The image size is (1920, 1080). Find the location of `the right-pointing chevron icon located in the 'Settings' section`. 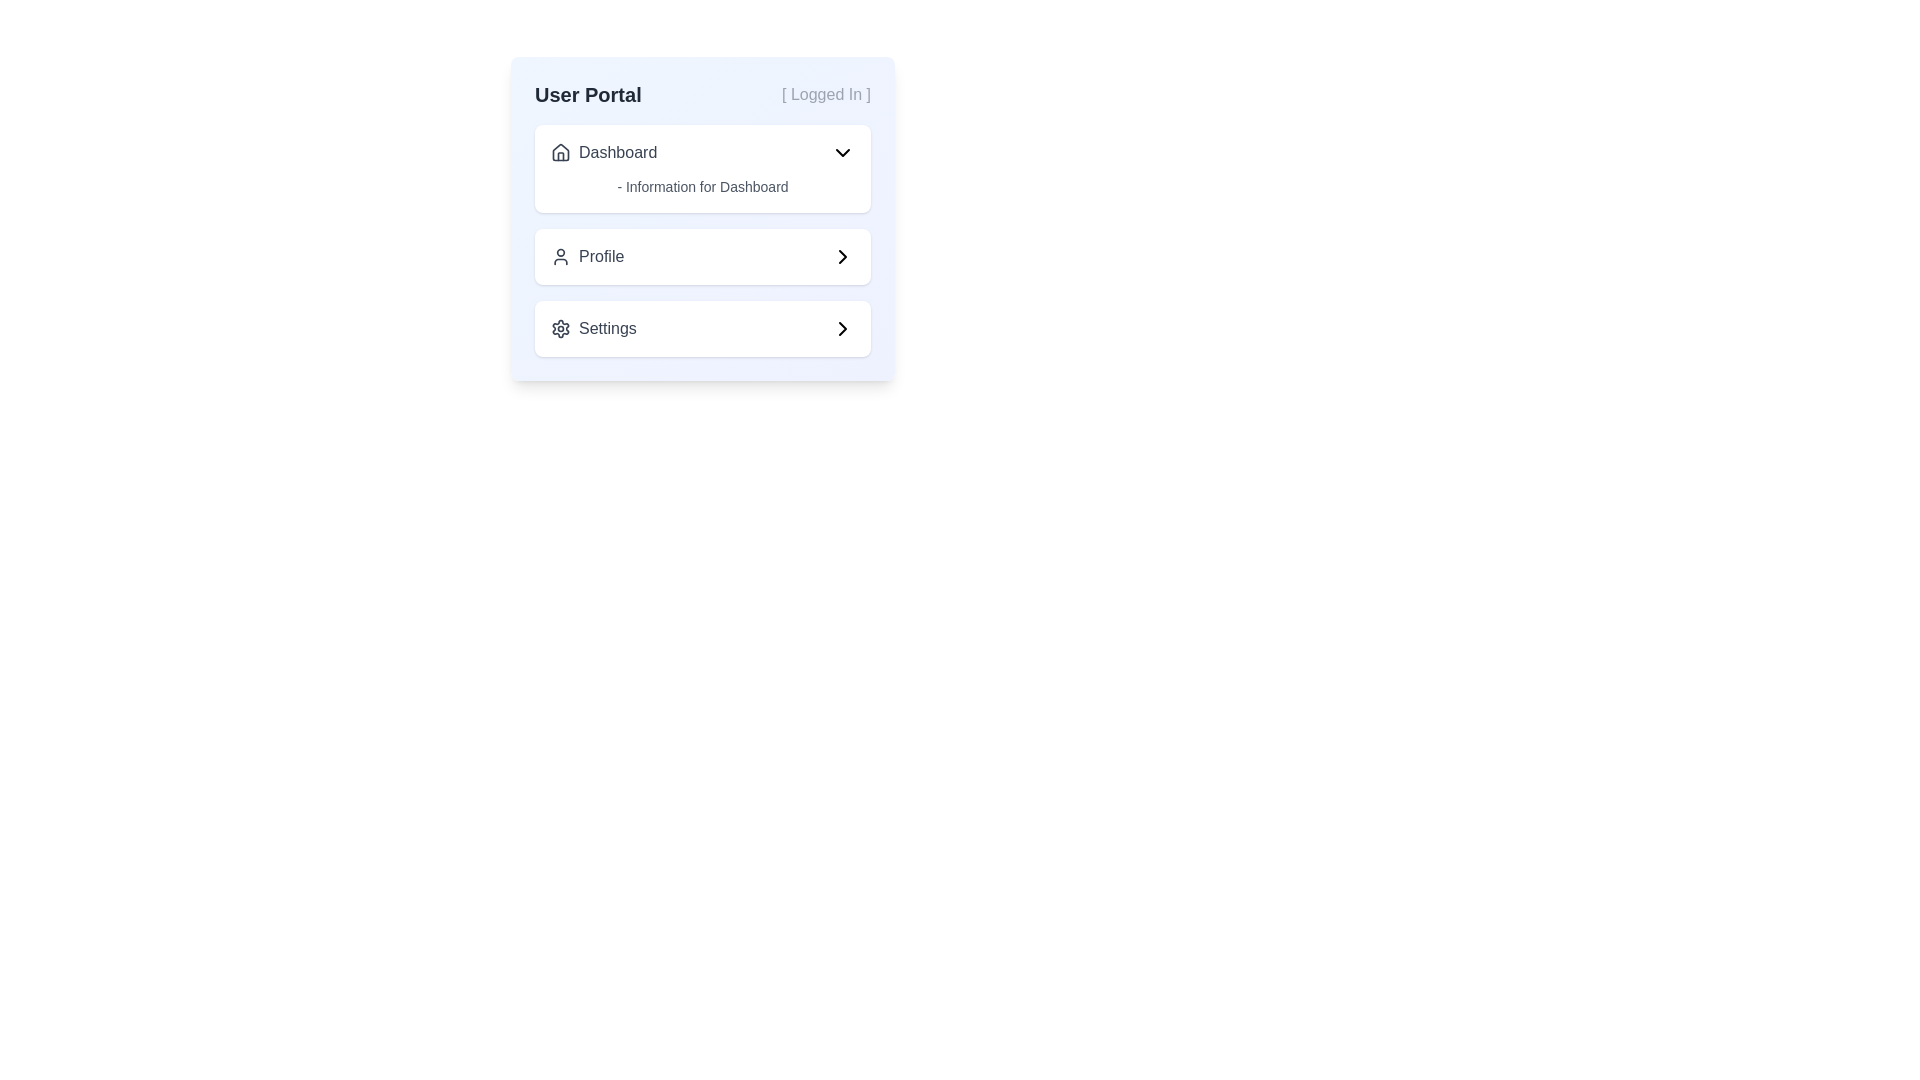

the right-pointing chevron icon located in the 'Settings' section is located at coordinates (843, 327).